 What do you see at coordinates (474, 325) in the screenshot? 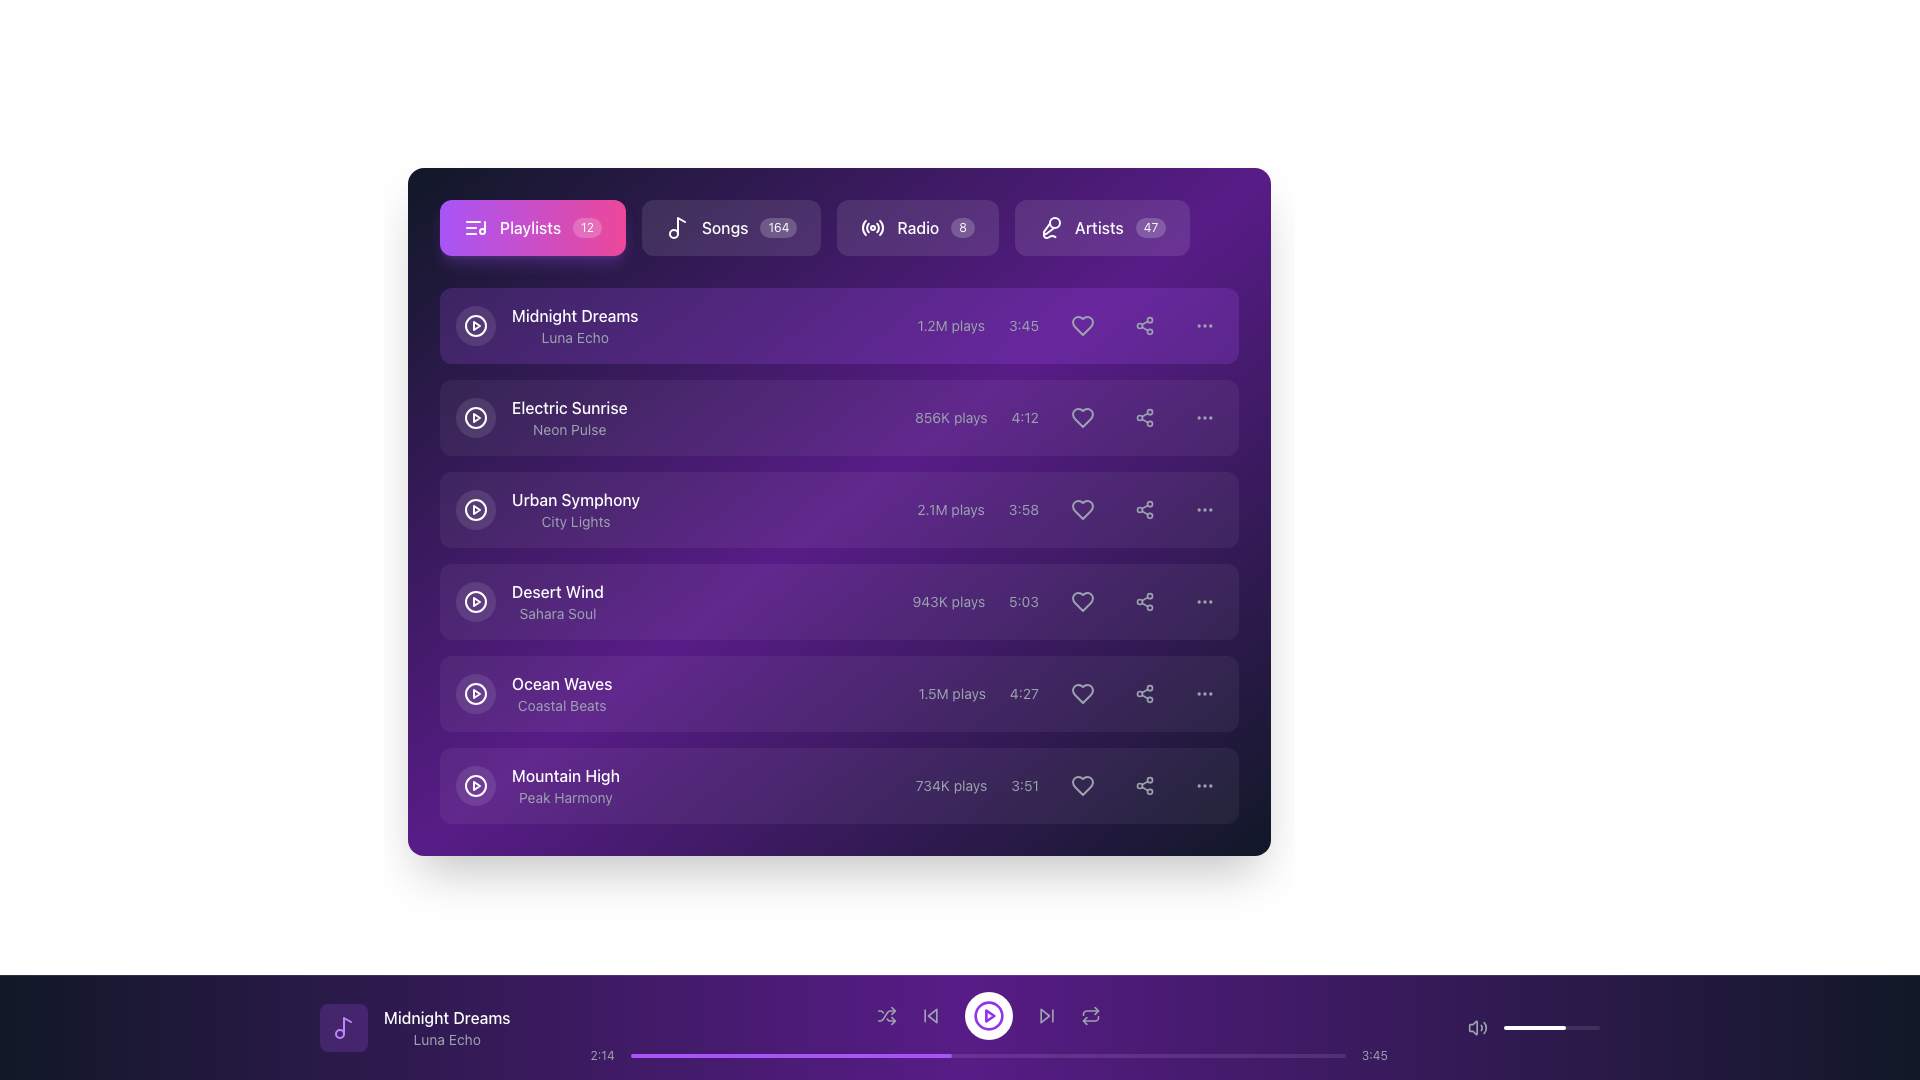
I see `the Circle SVG graphical component that visually styles the play button associated with the 'Midnight Dreams' list item` at bounding box center [474, 325].